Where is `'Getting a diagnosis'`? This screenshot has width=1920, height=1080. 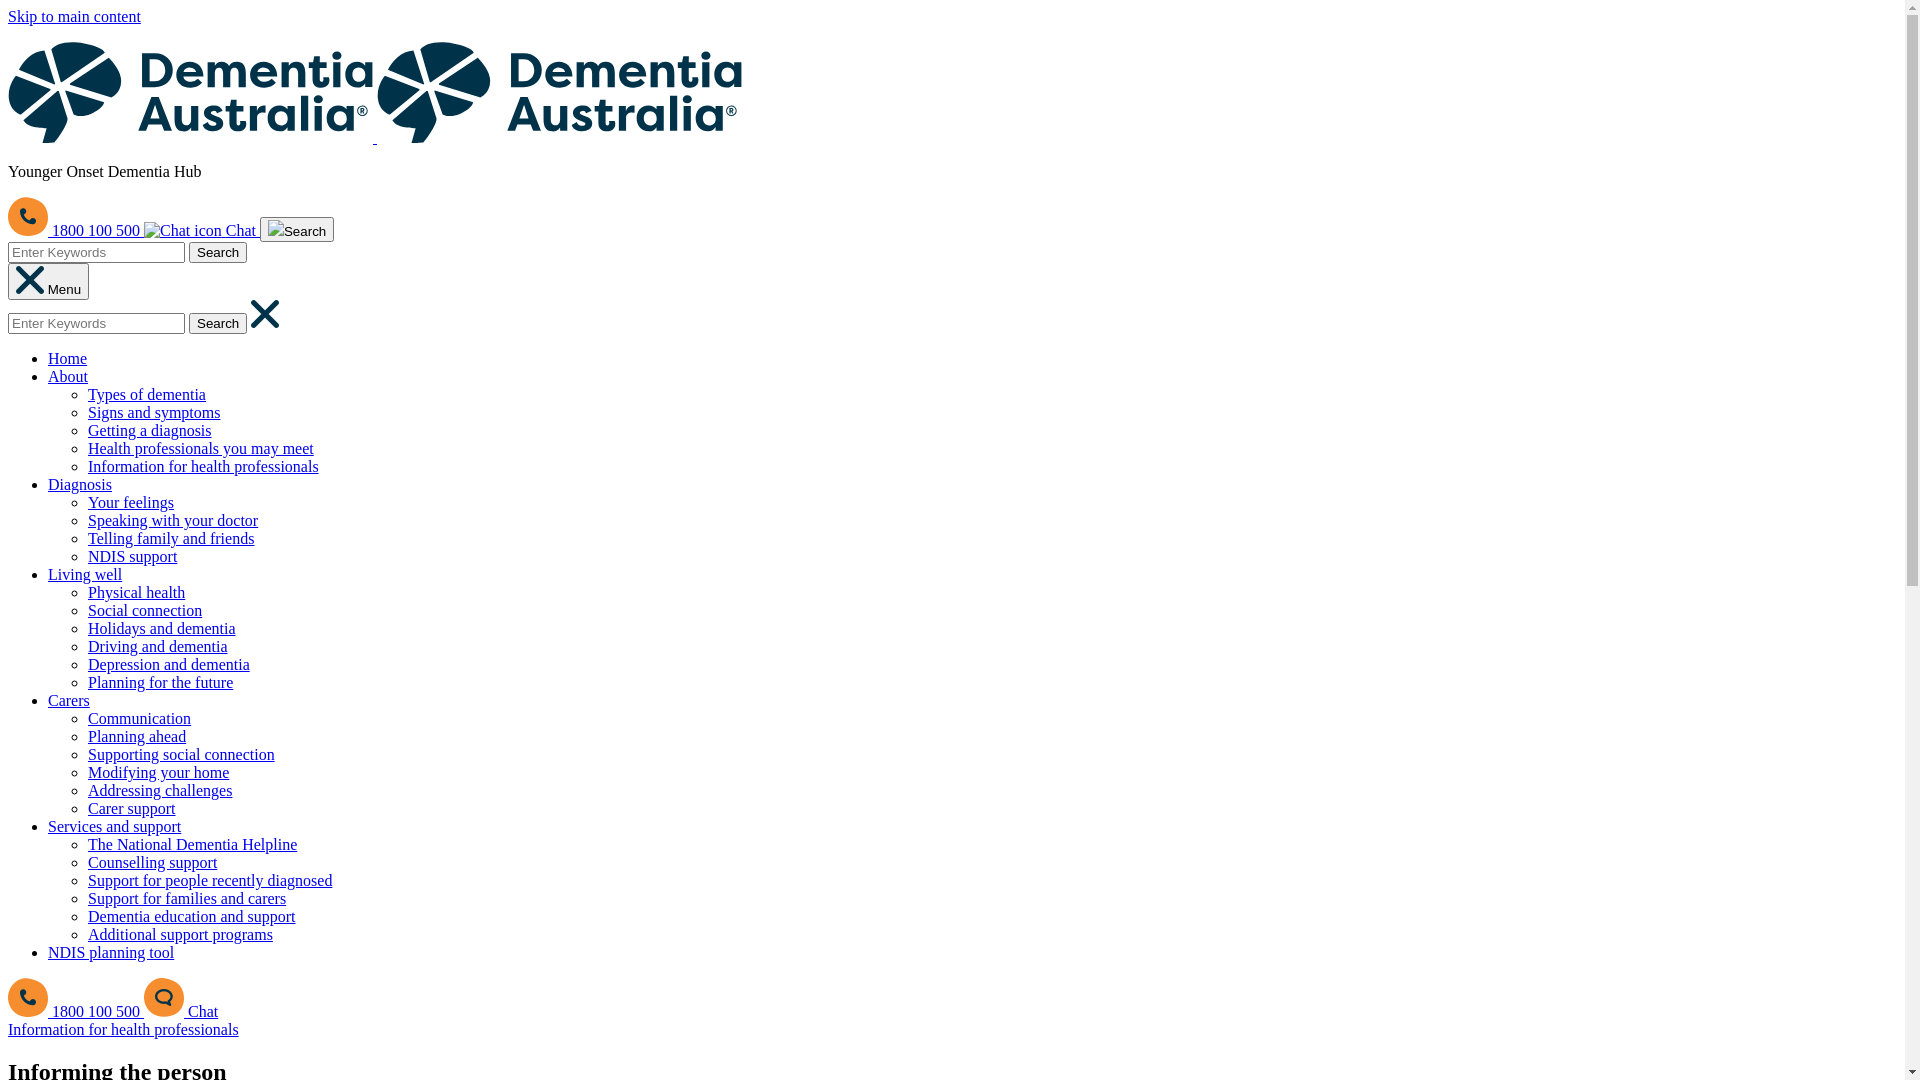
'Getting a diagnosis' is located at coordinates (148, 429).